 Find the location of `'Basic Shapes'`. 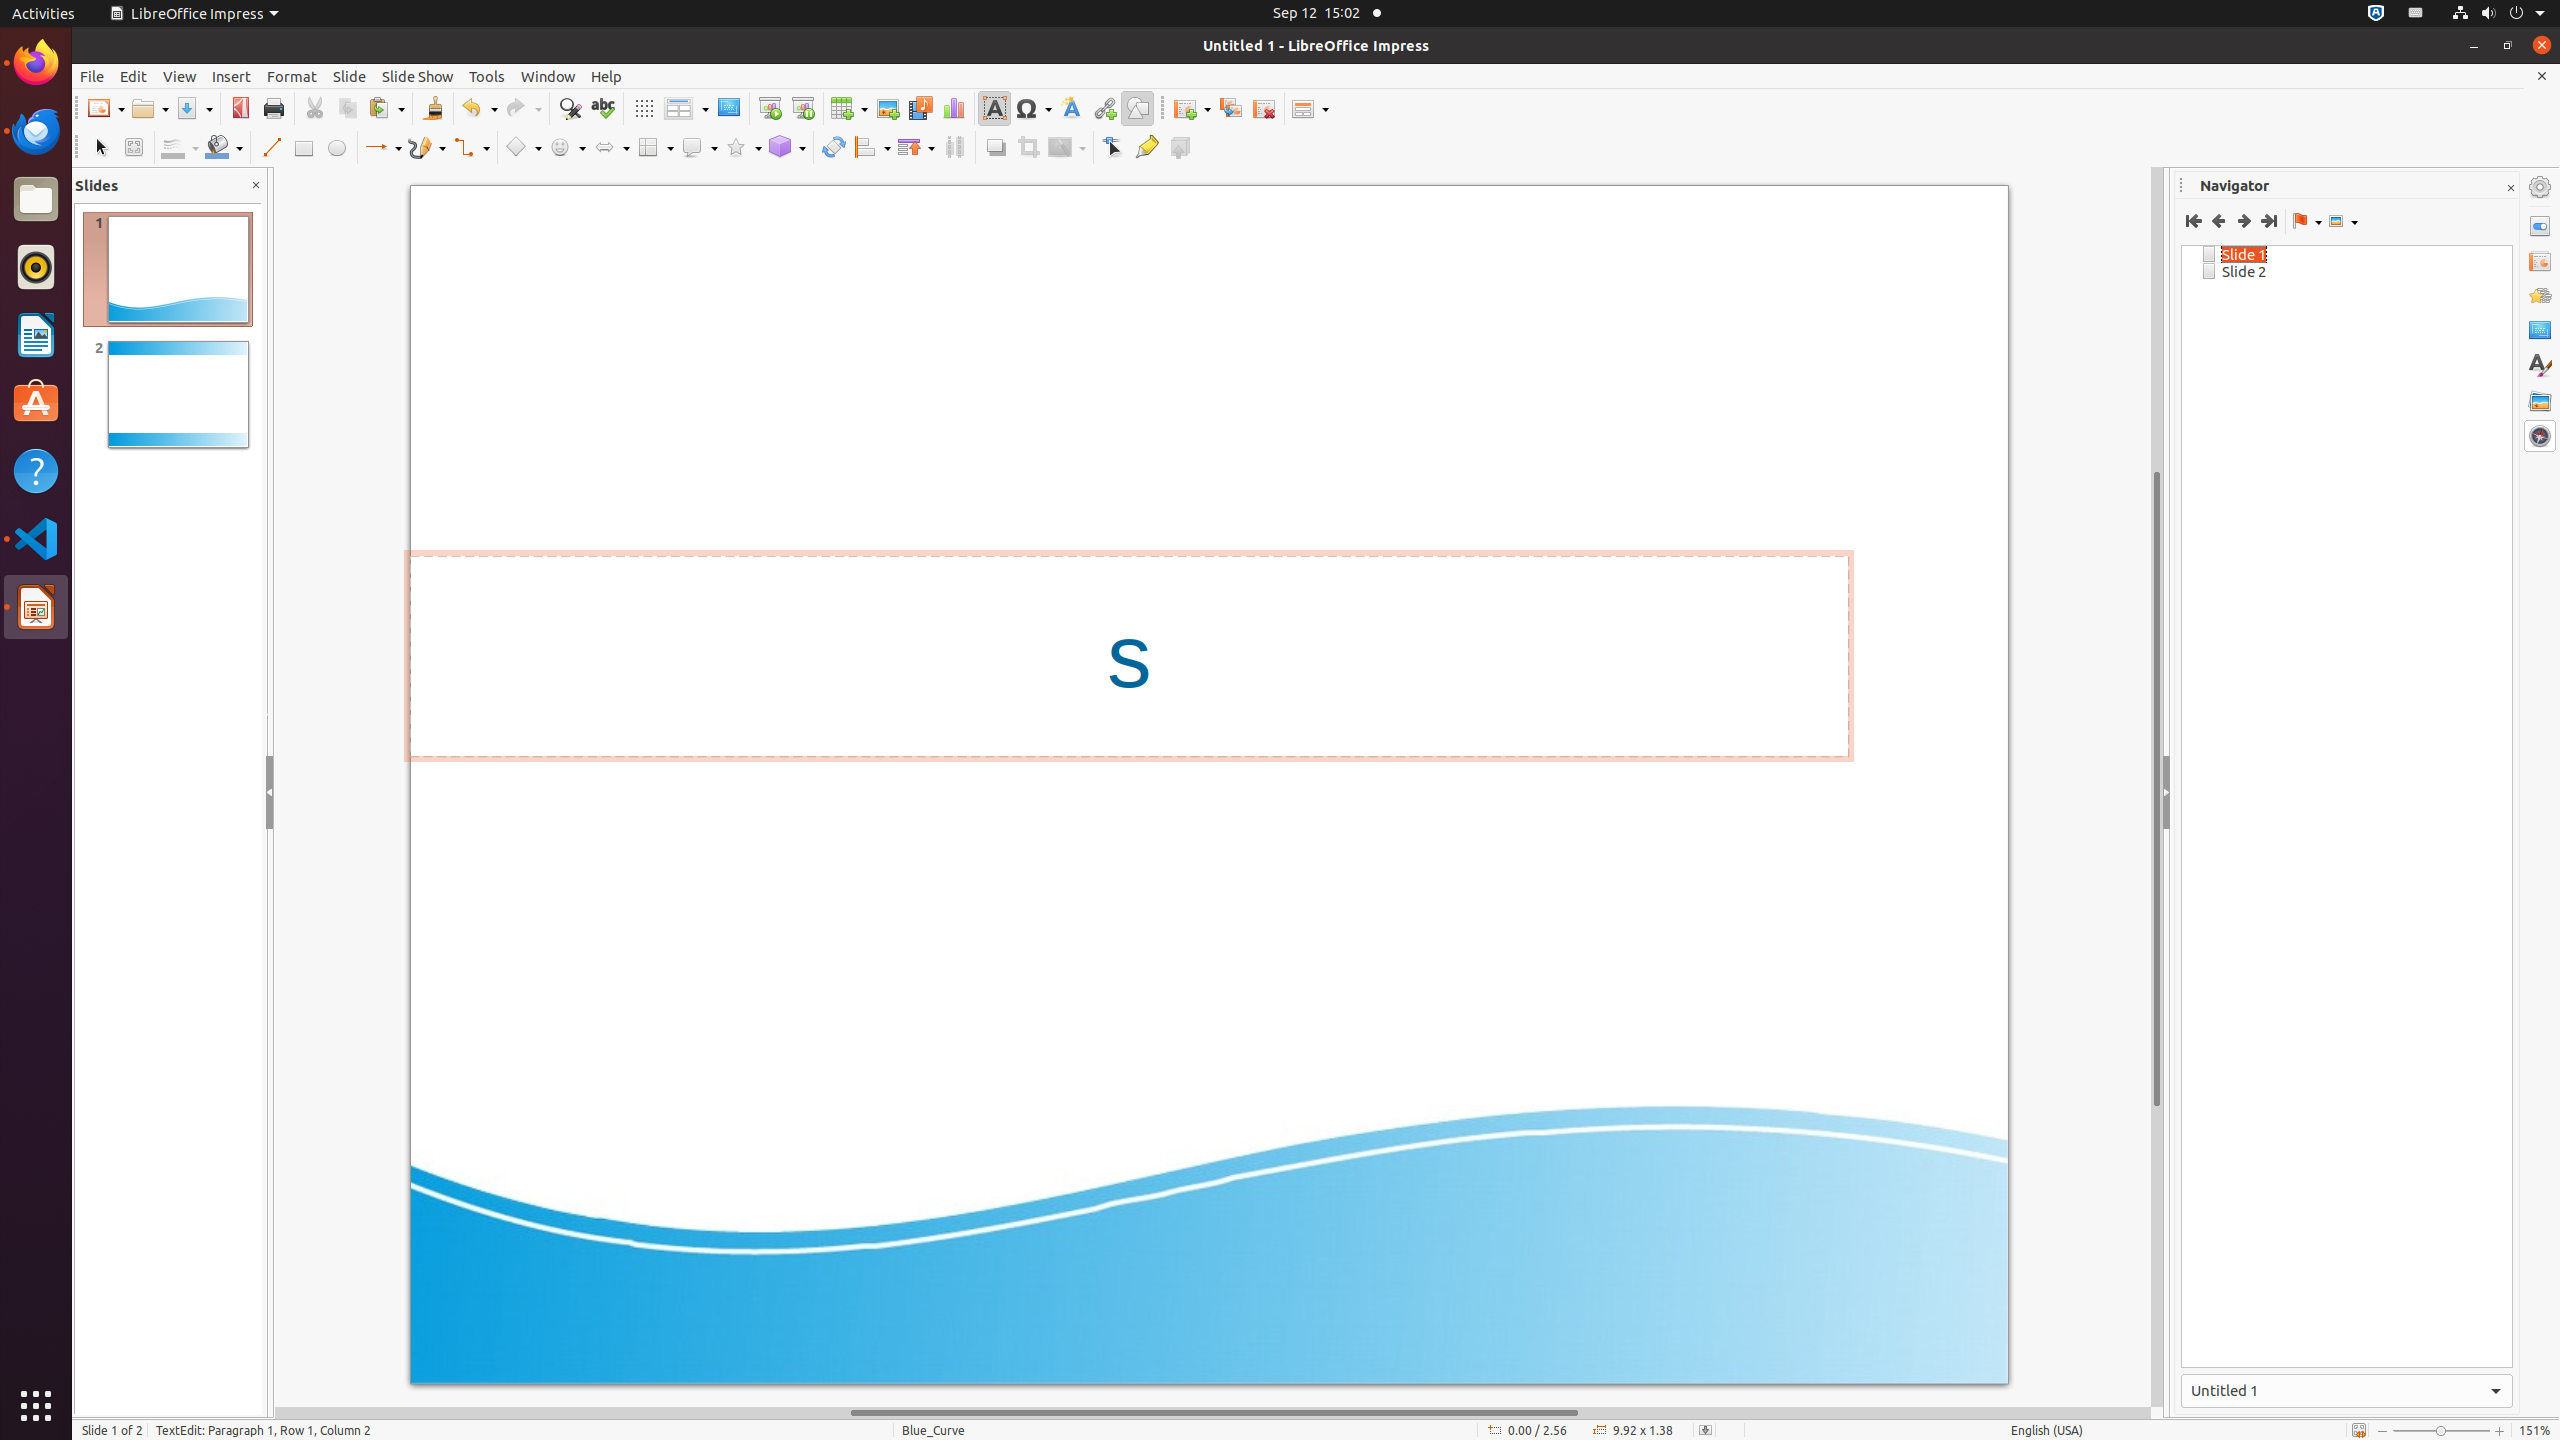

'Basic Shapes' is located at coordinates (522, 146).